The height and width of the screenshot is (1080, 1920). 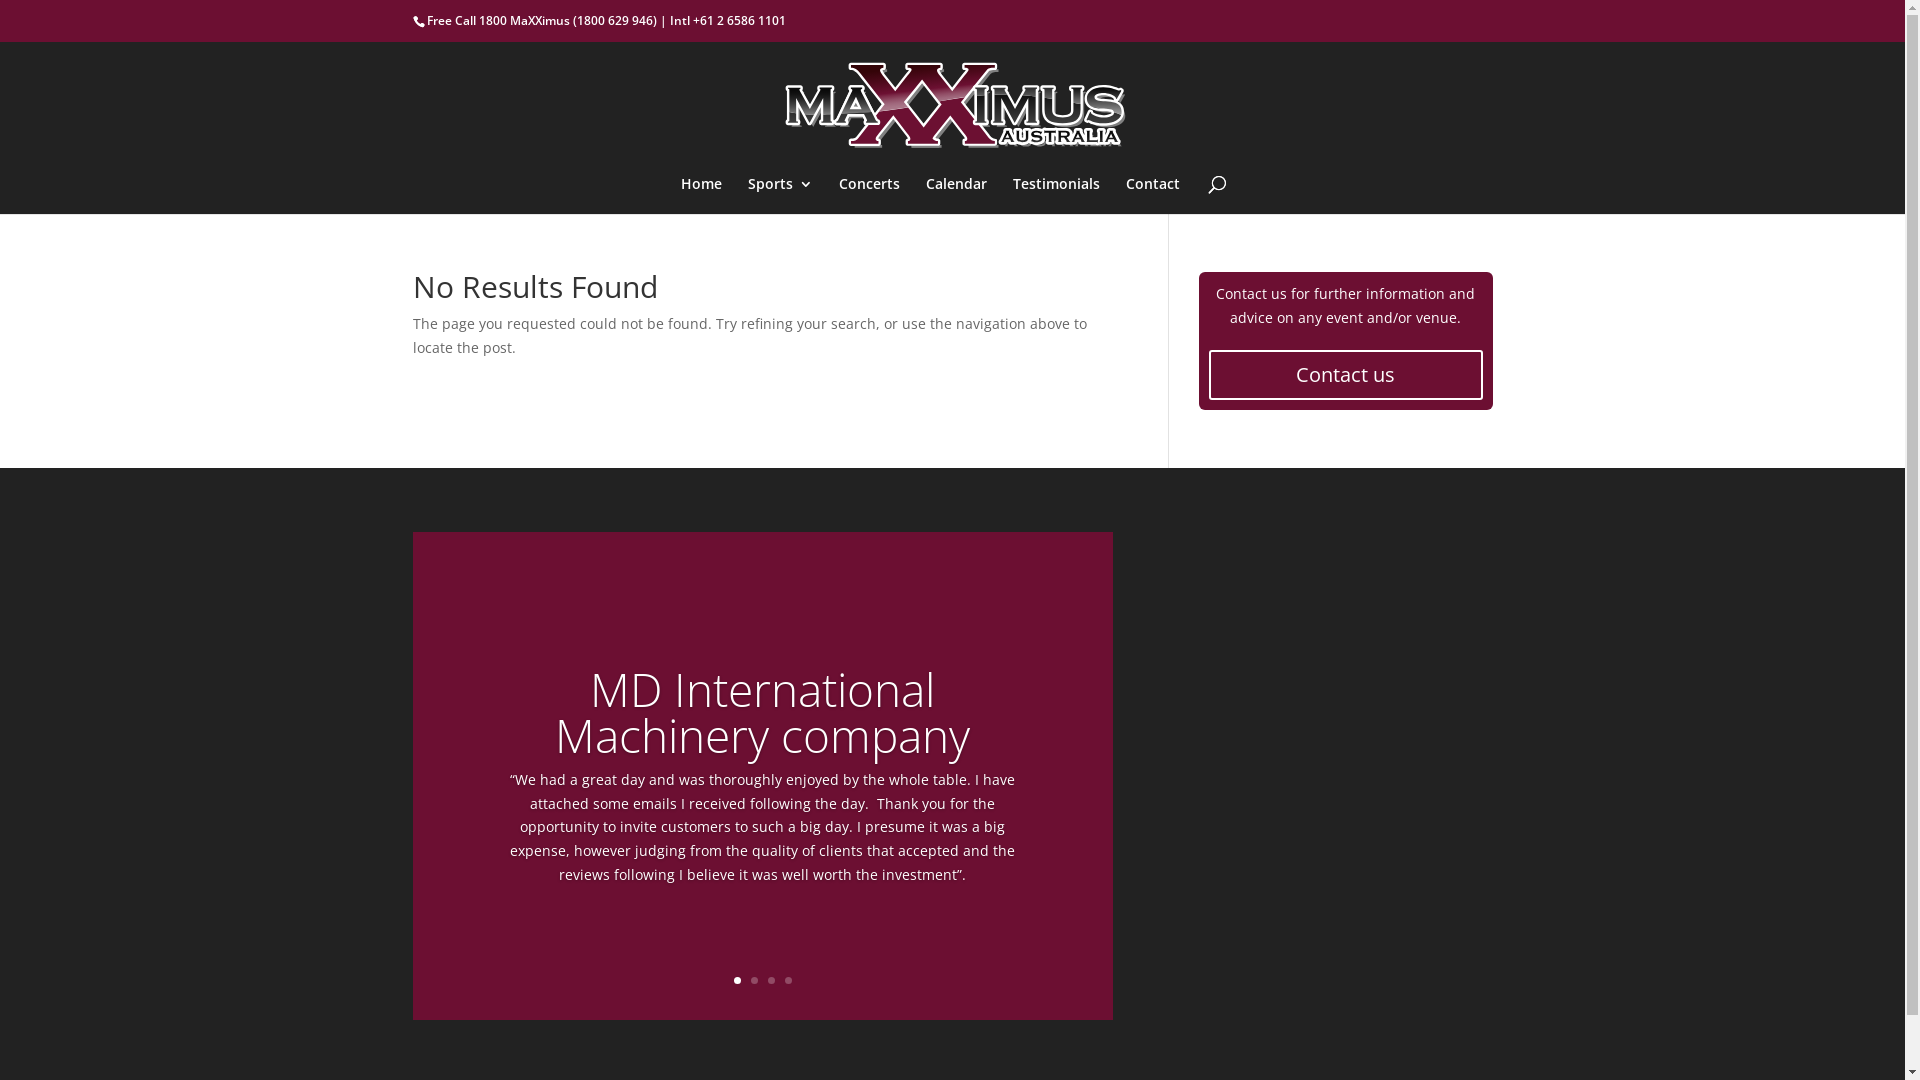 What do you see at coordinates (839, 195) in the screenshot?
I see `'Concerts'` at bounding box center [839, 195].